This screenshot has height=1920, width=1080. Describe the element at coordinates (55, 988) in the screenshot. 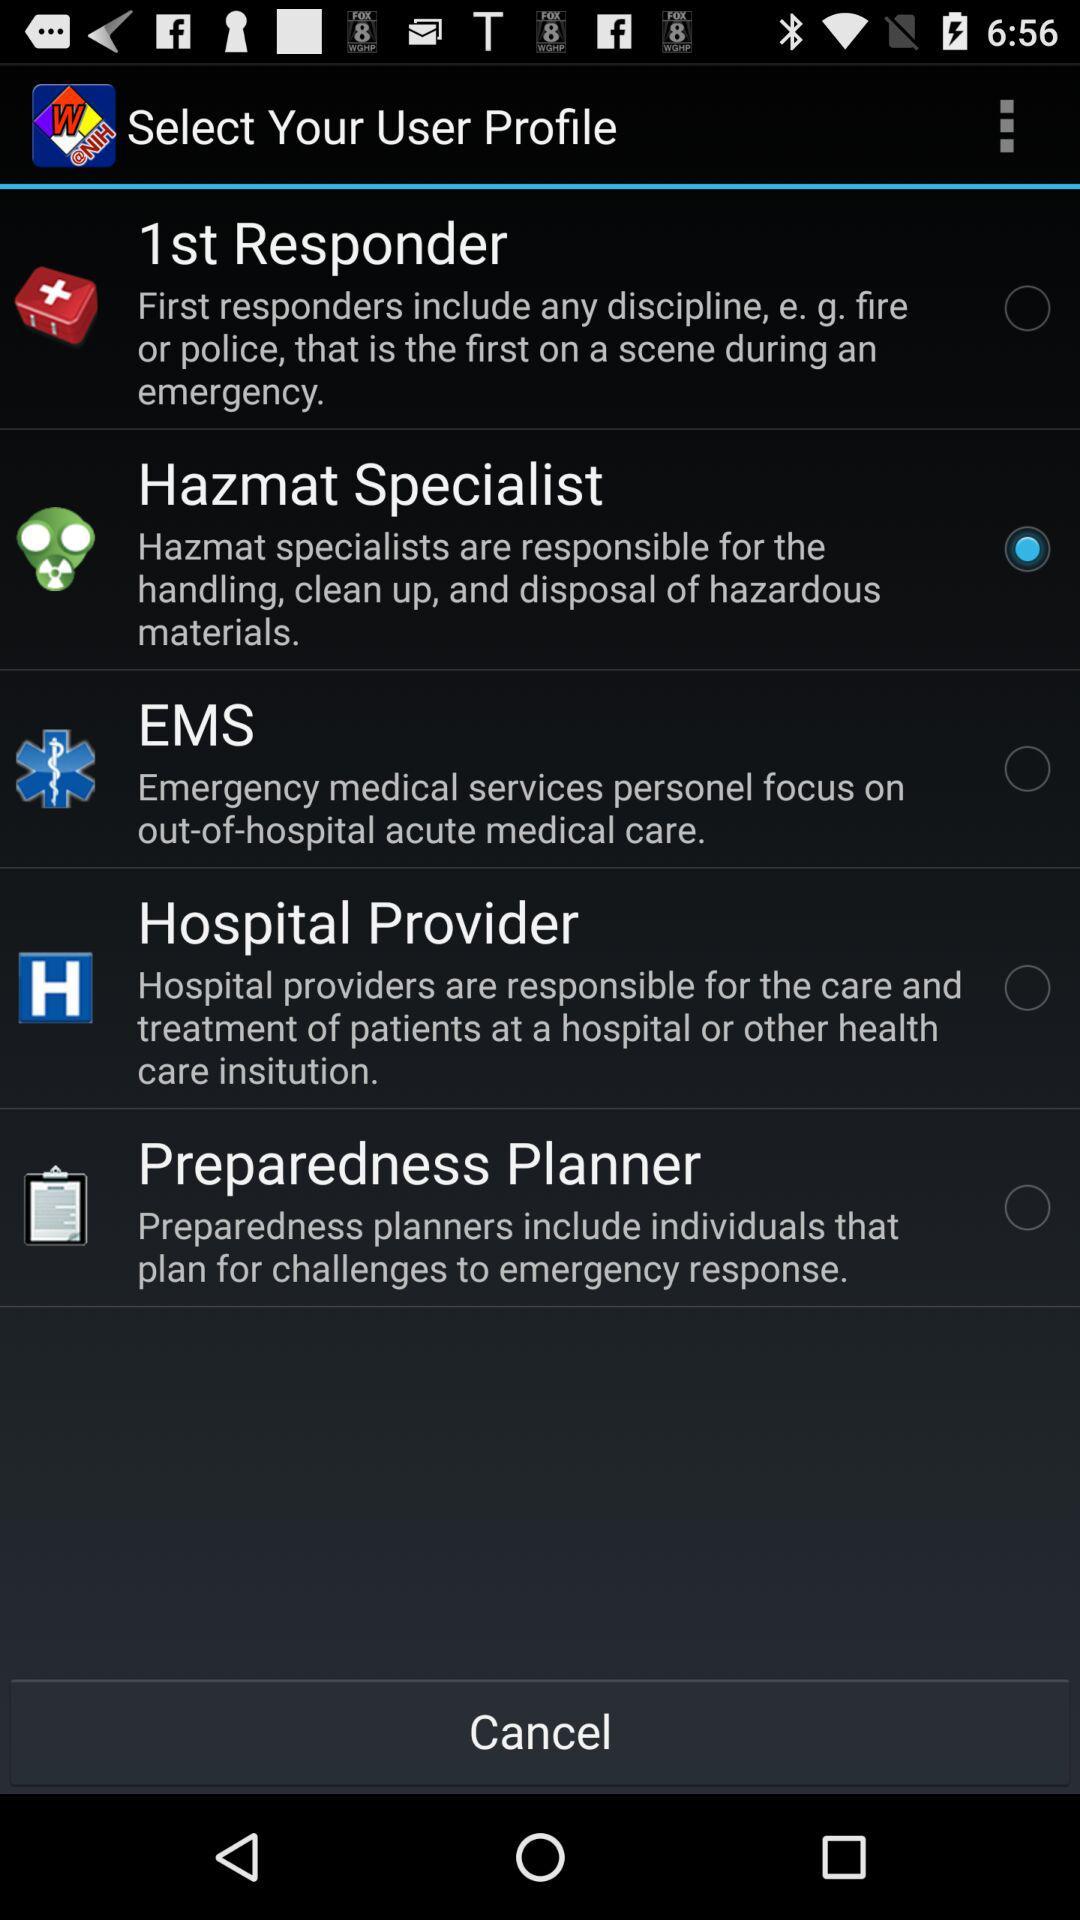

I see `the hospital provider icon` at that location.